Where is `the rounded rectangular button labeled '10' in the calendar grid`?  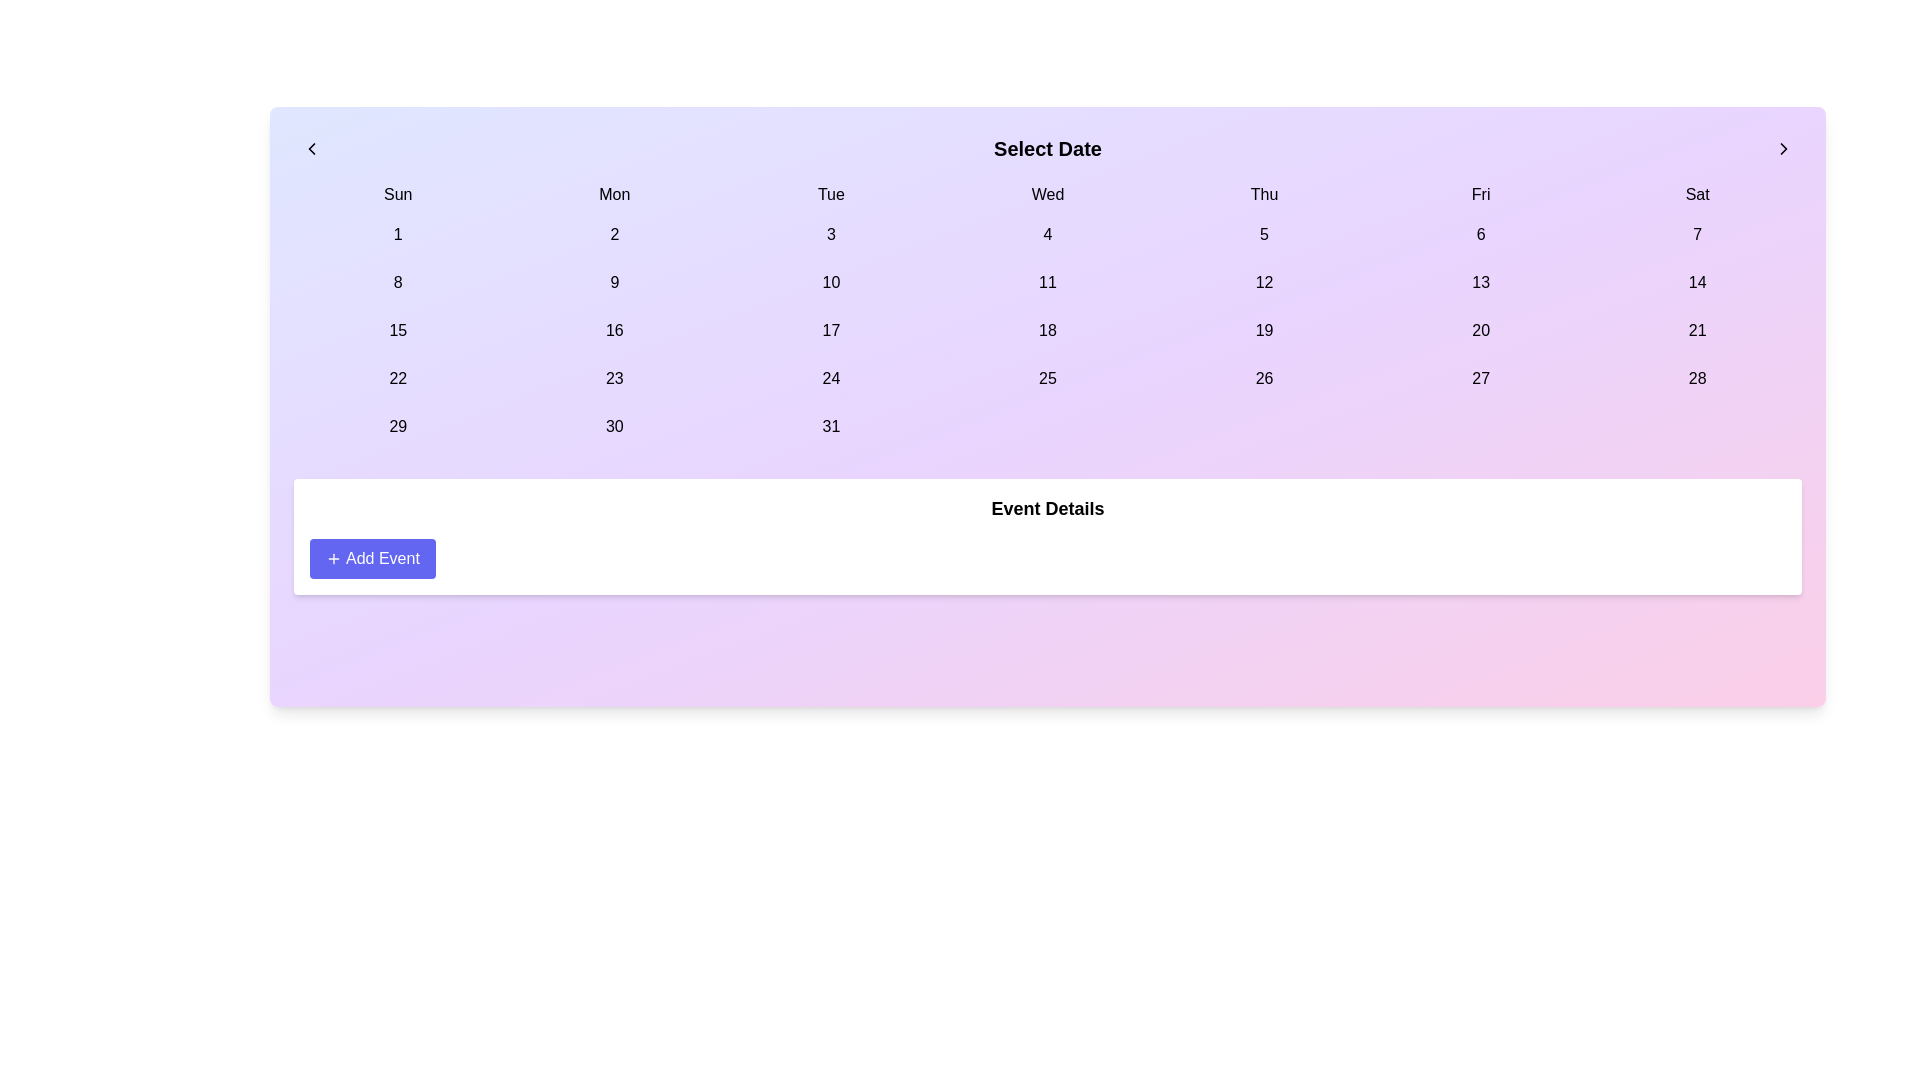 the rounded rectangular button labeled '10' in the calendar grid is located at coordinates (831, 282).